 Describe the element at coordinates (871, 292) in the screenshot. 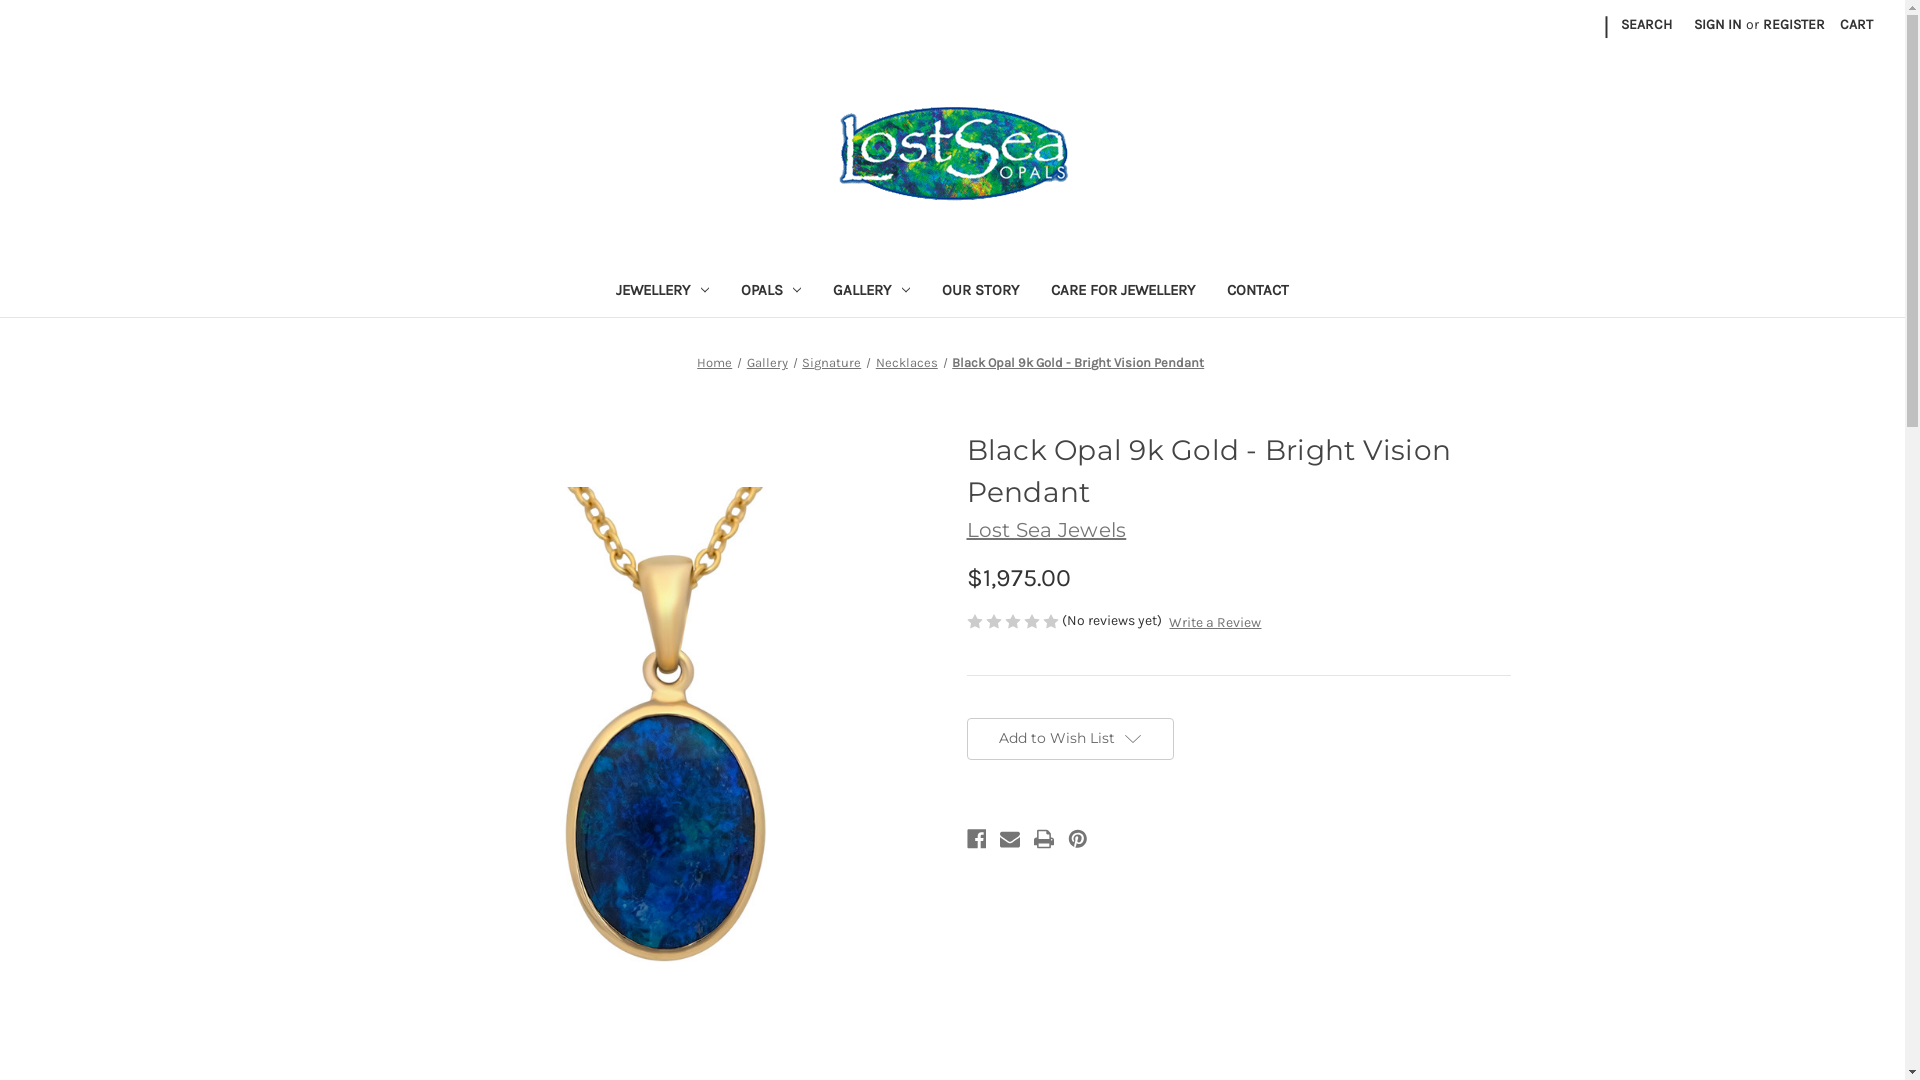

I see `'GALLERY'` at that location.